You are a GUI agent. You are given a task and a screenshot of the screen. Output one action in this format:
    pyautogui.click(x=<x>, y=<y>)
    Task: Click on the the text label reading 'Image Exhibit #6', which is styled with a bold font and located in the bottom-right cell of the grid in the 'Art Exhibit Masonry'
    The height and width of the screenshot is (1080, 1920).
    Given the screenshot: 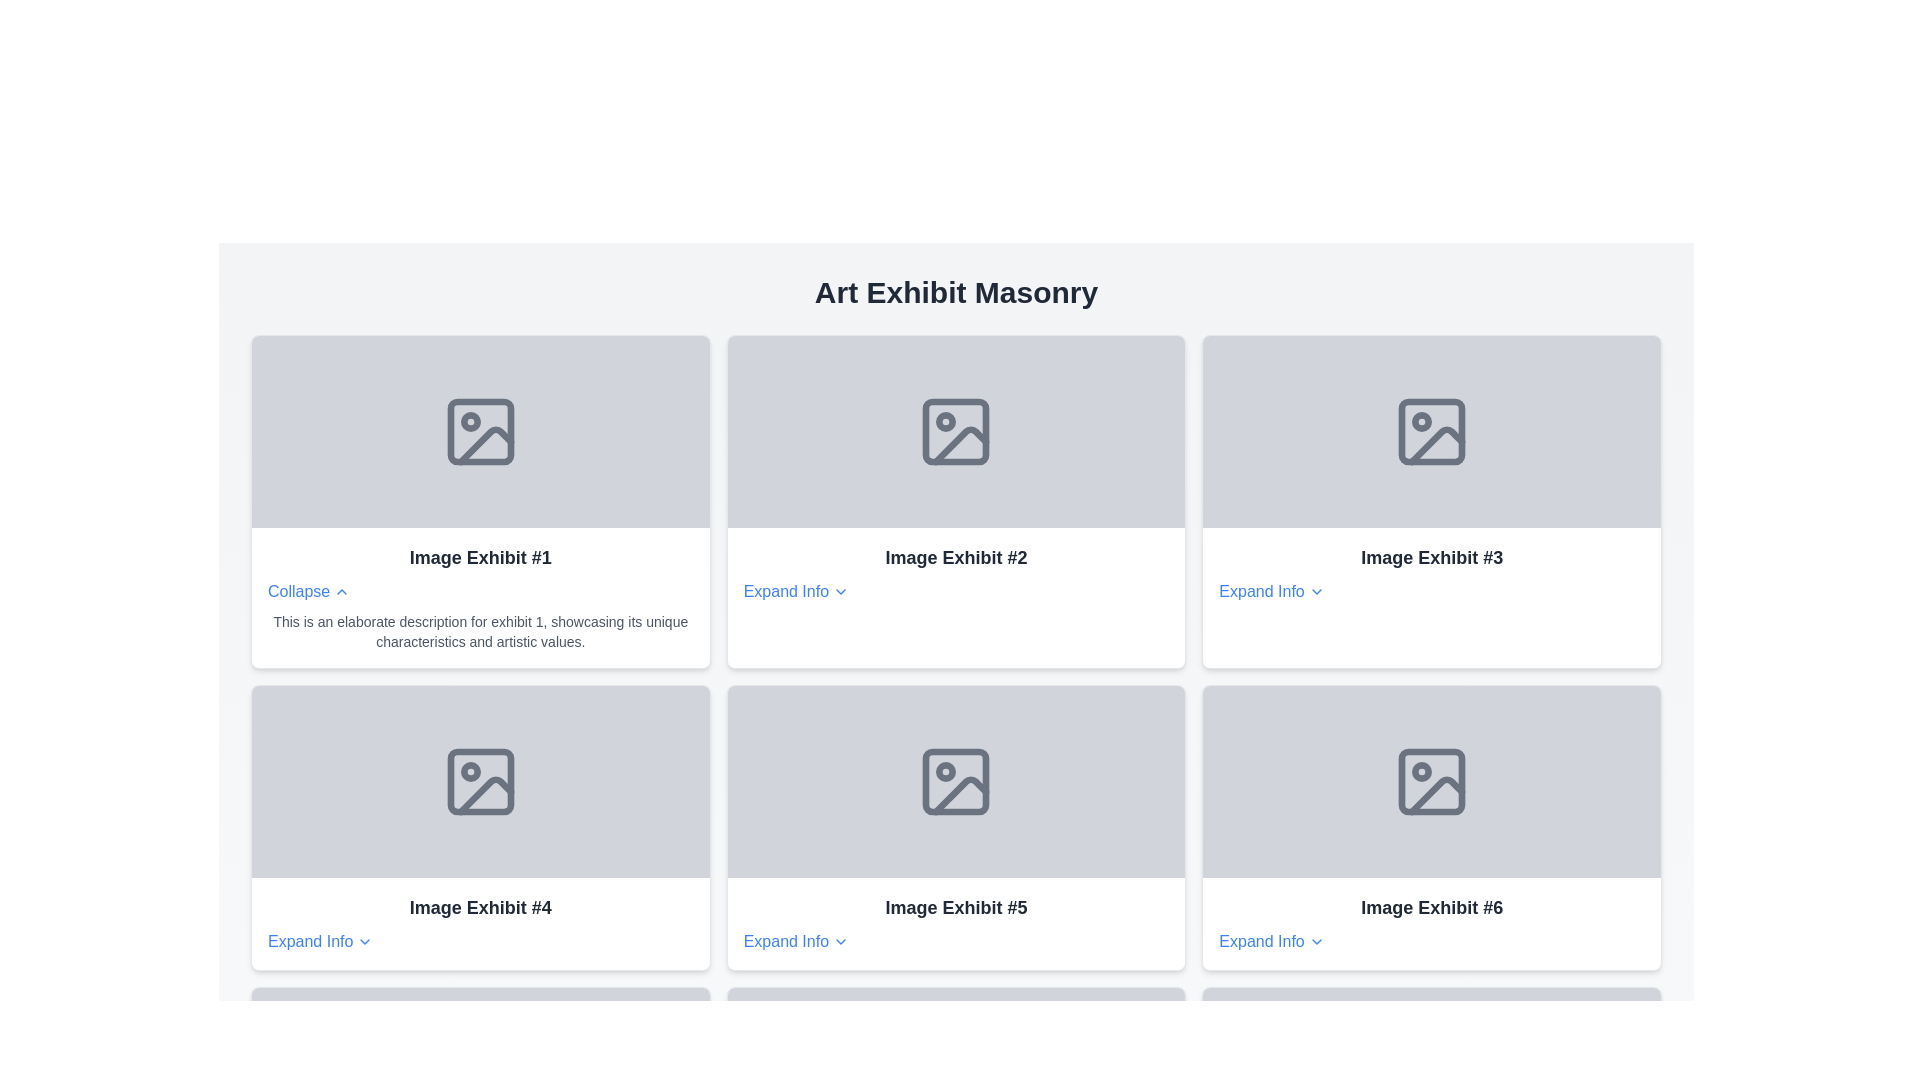 What is the action you would take?
    pyautogui.click(x=1431, y=907)
    